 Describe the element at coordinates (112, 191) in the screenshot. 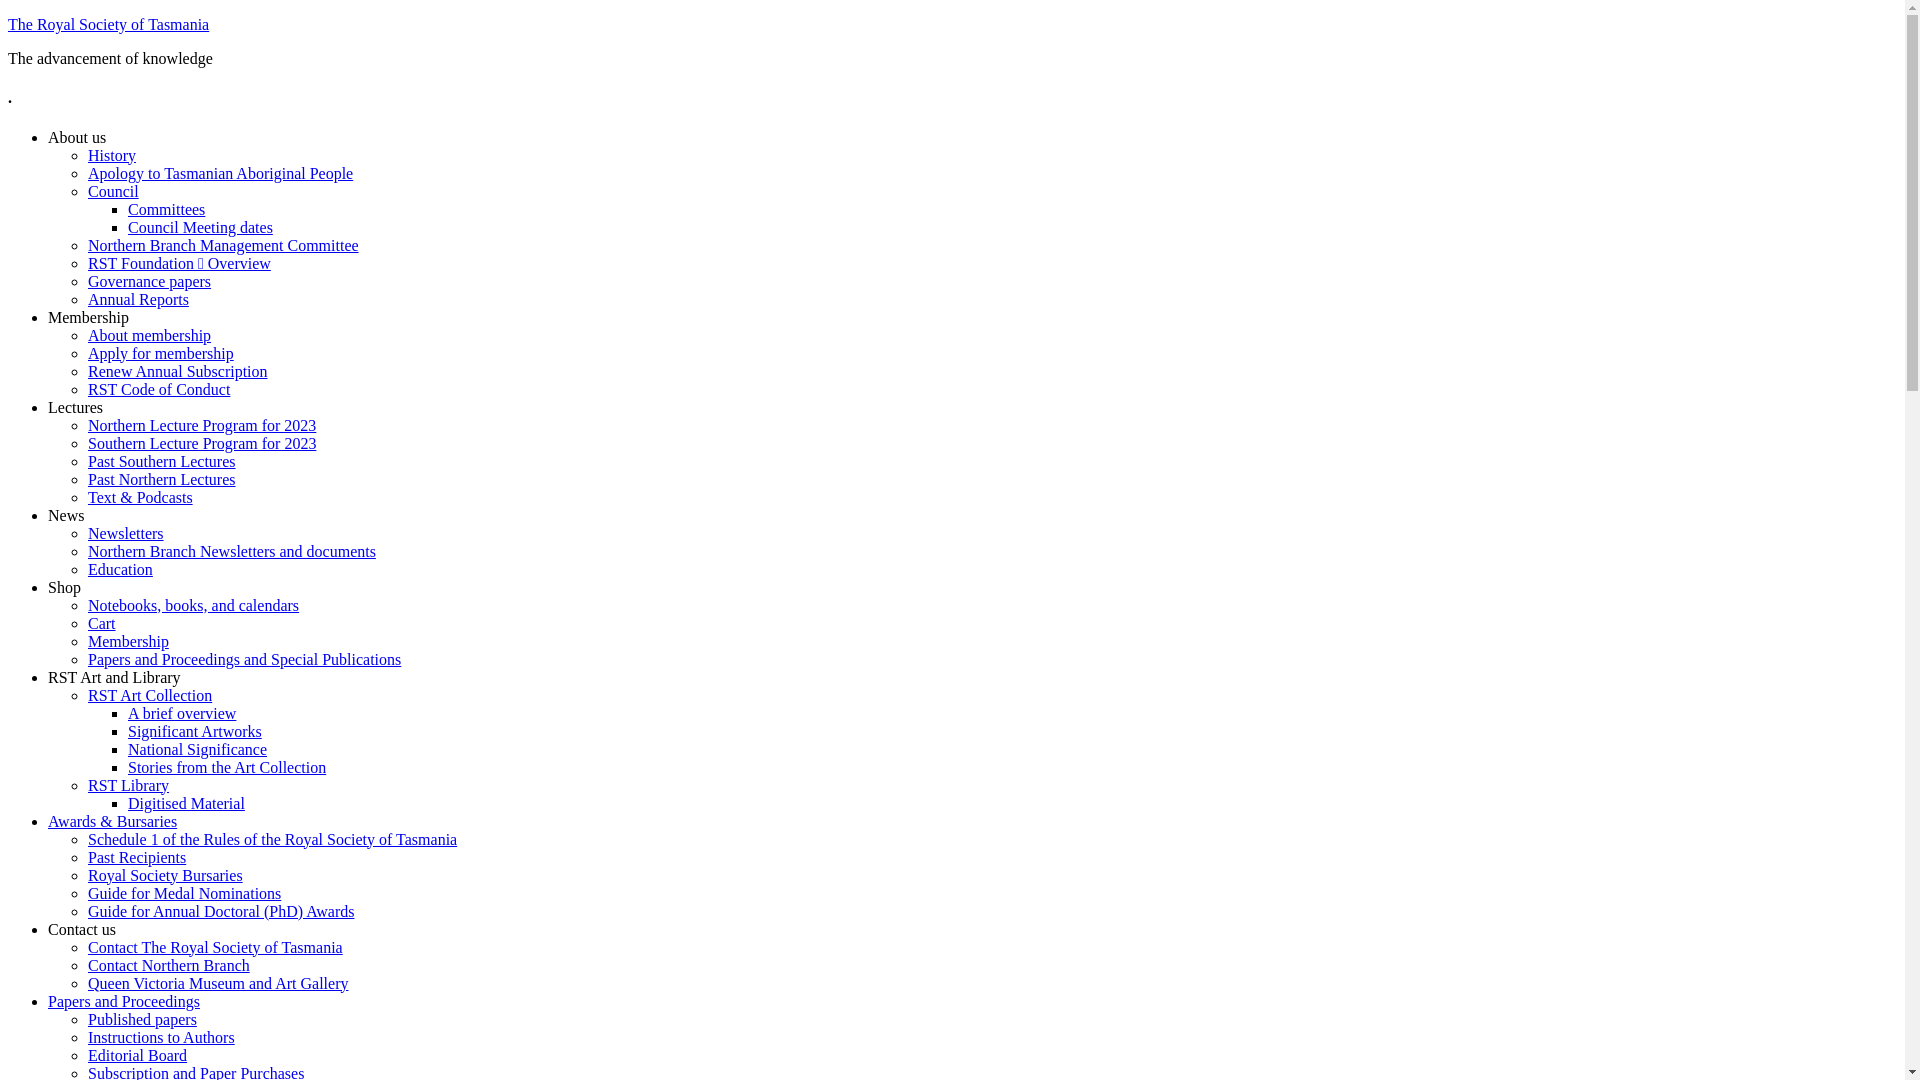

I see `'Council'` at that location.